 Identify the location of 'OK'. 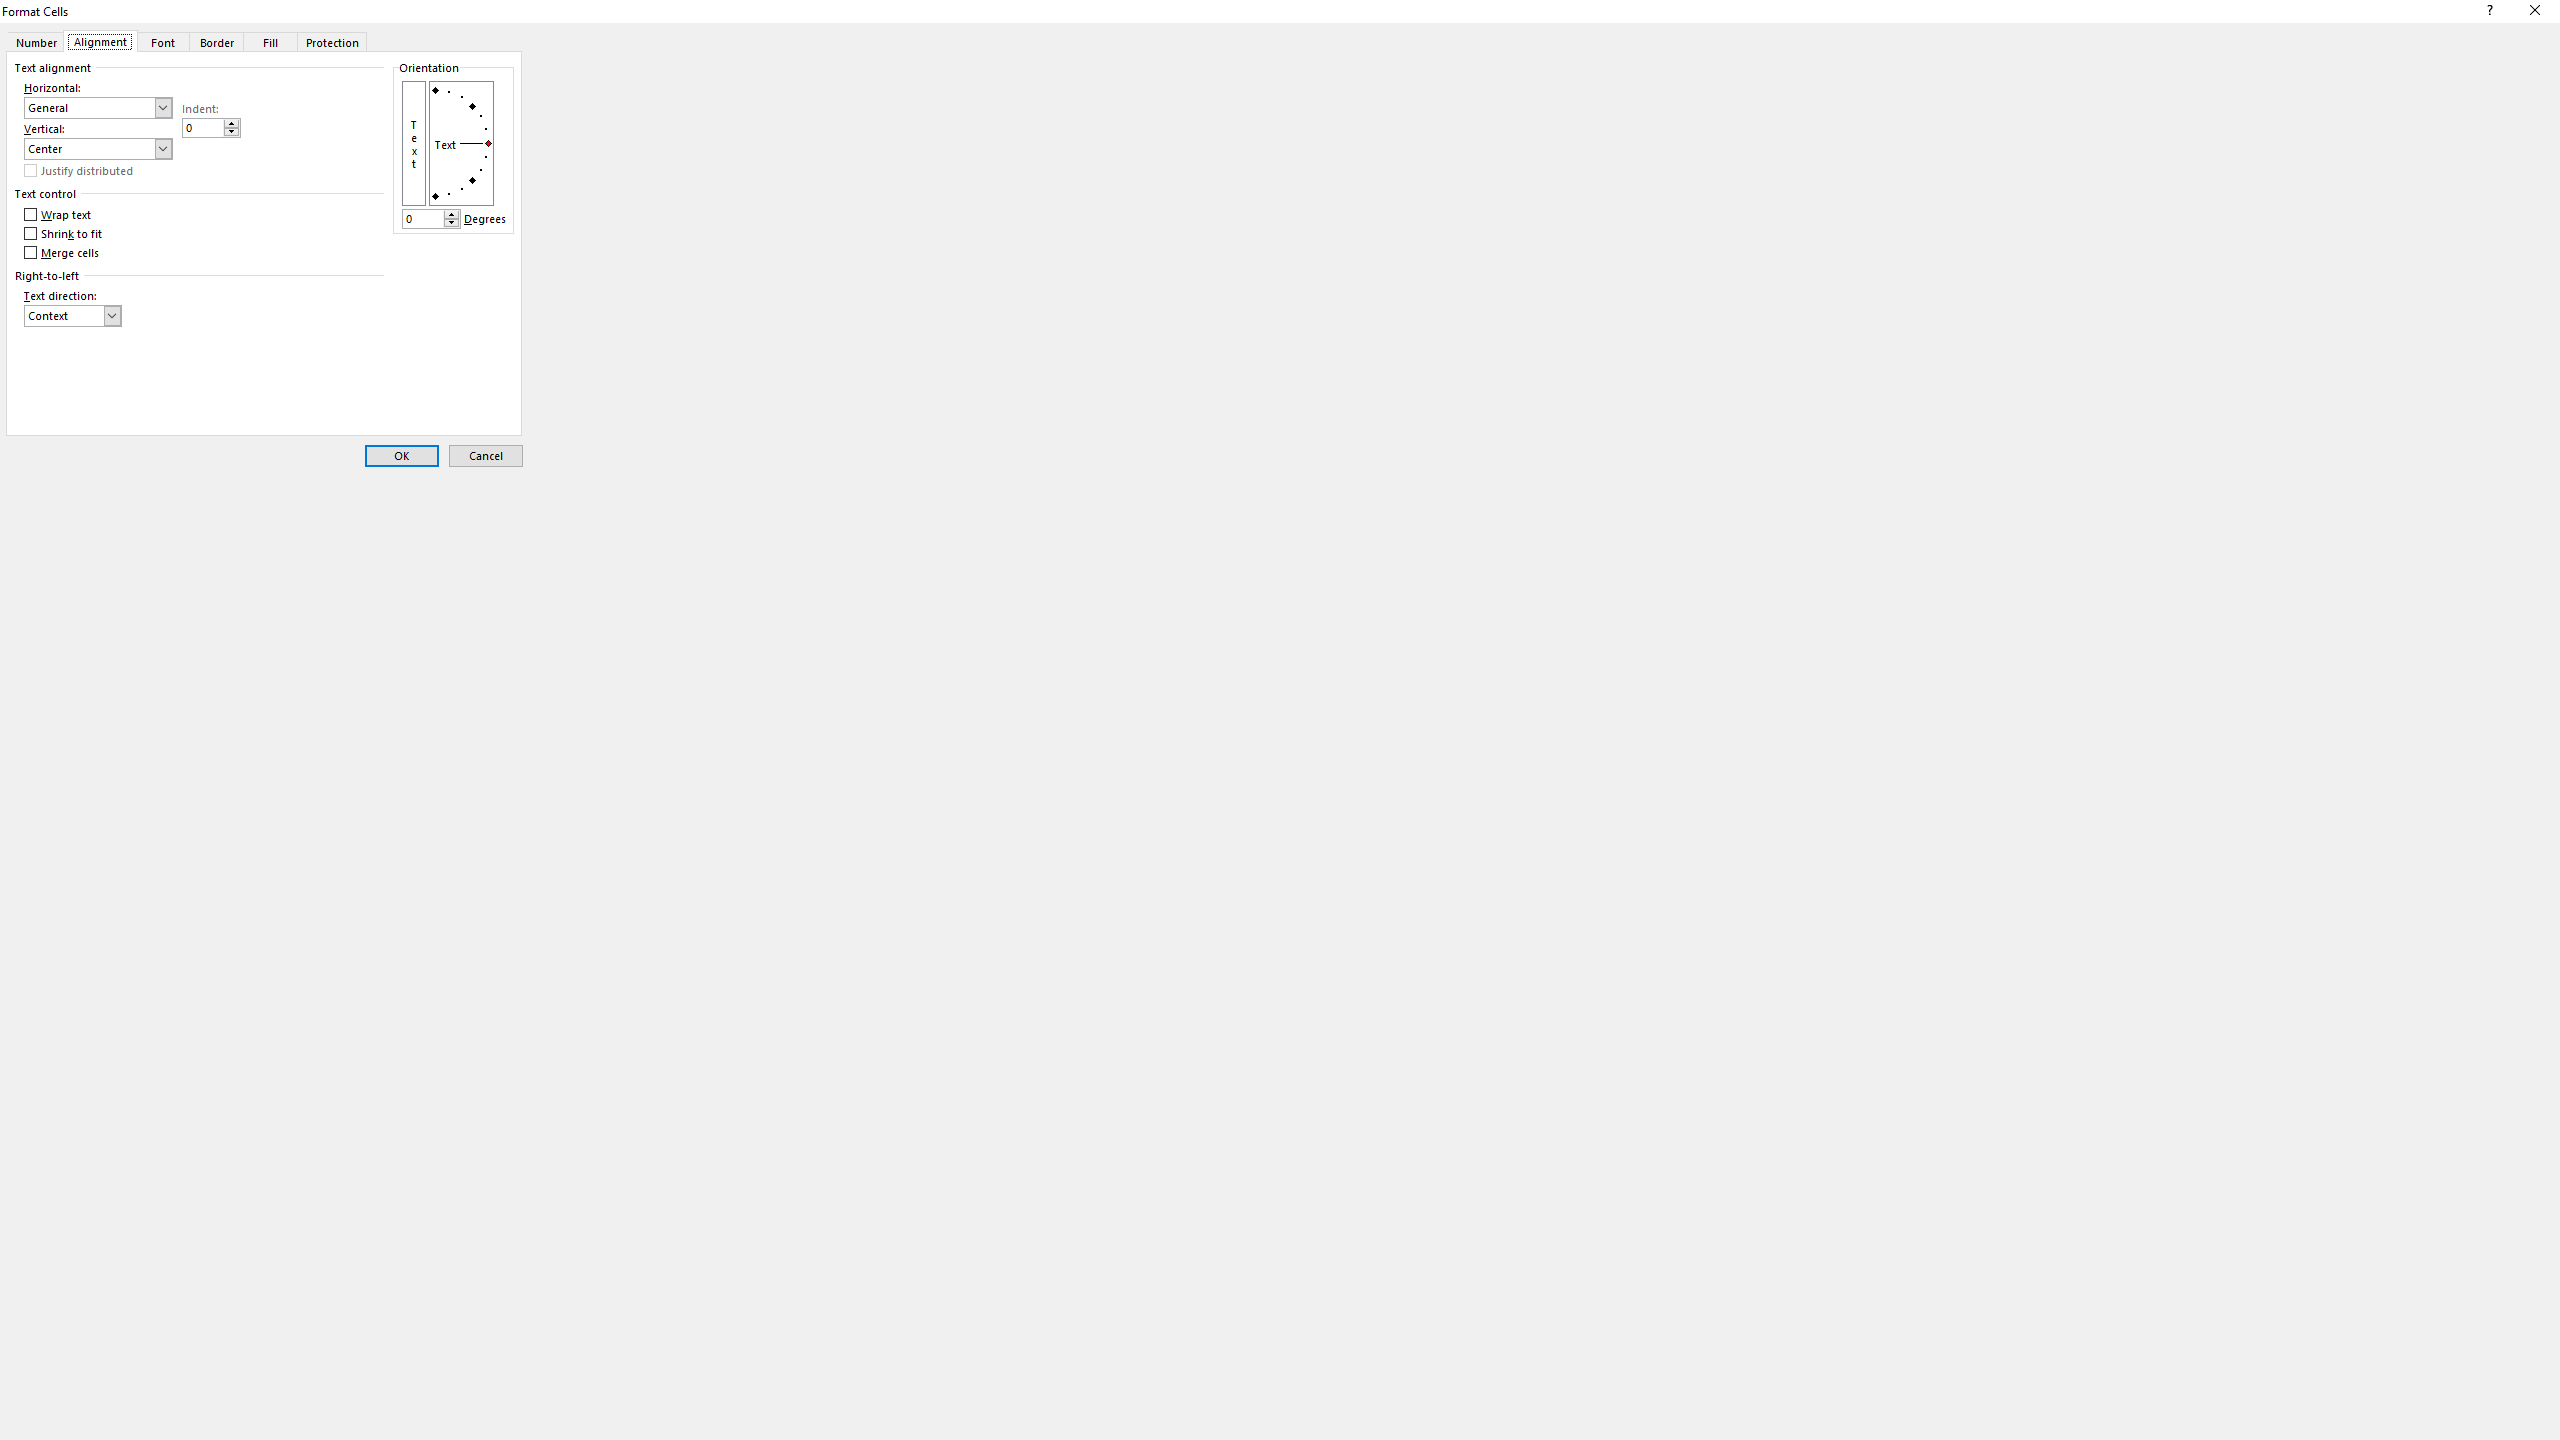
(400, 455).